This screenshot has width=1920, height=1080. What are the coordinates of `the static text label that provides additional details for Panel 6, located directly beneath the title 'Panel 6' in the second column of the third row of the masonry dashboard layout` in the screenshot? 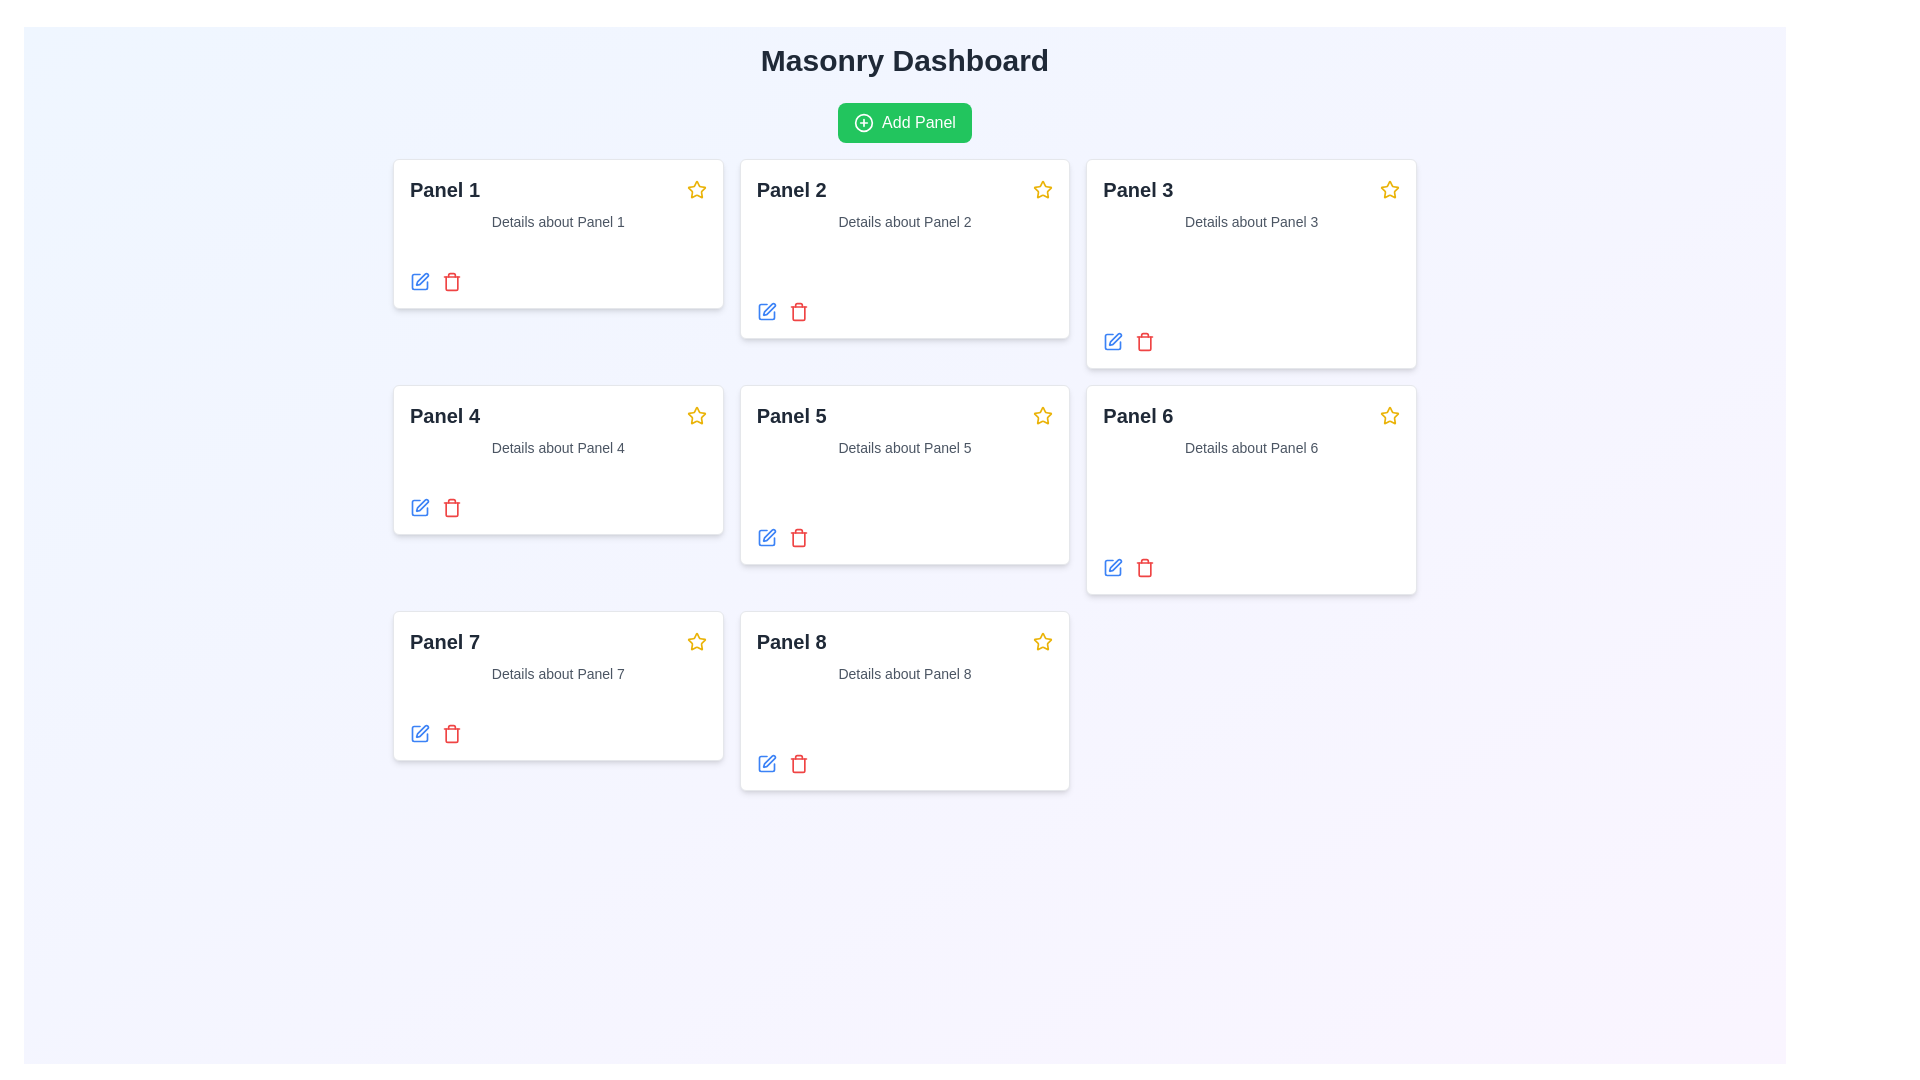 It's located at (1250, 446).